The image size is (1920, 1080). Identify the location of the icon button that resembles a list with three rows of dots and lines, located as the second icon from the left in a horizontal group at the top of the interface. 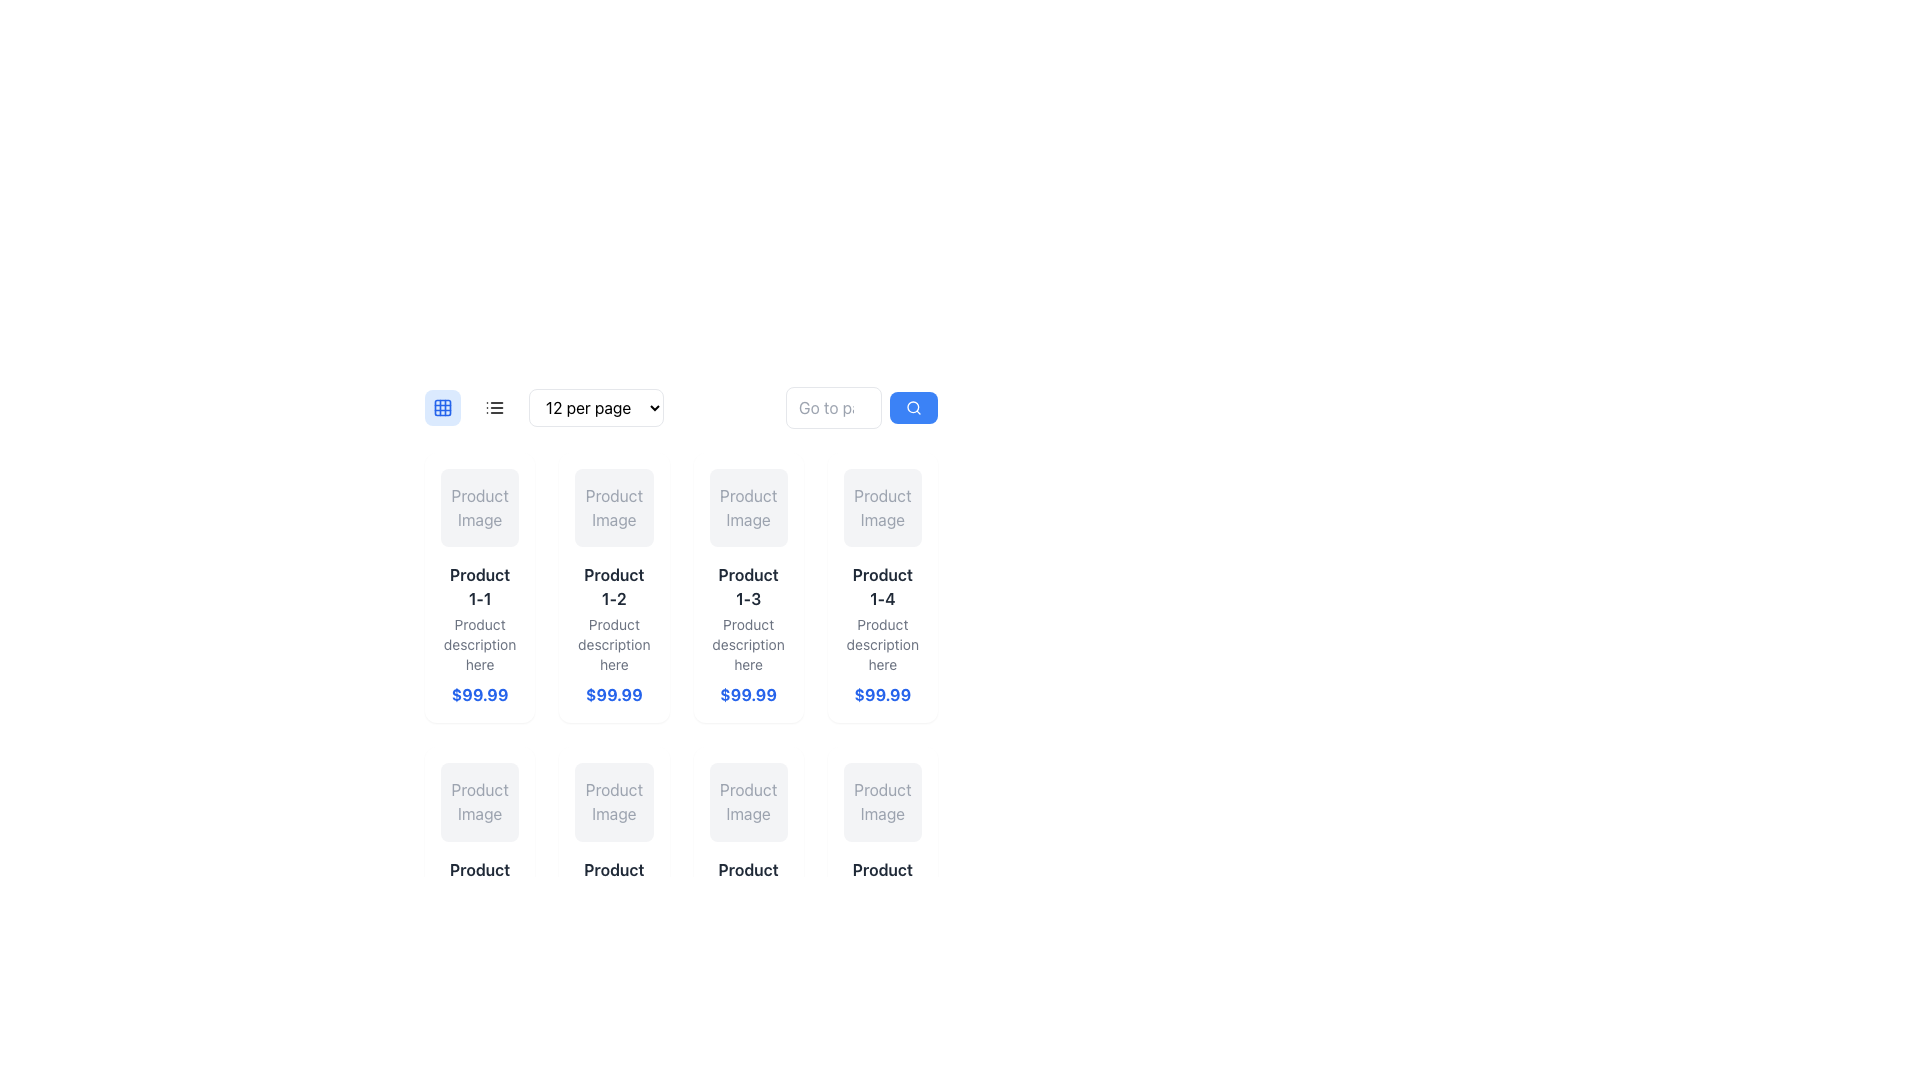
(494, 407).